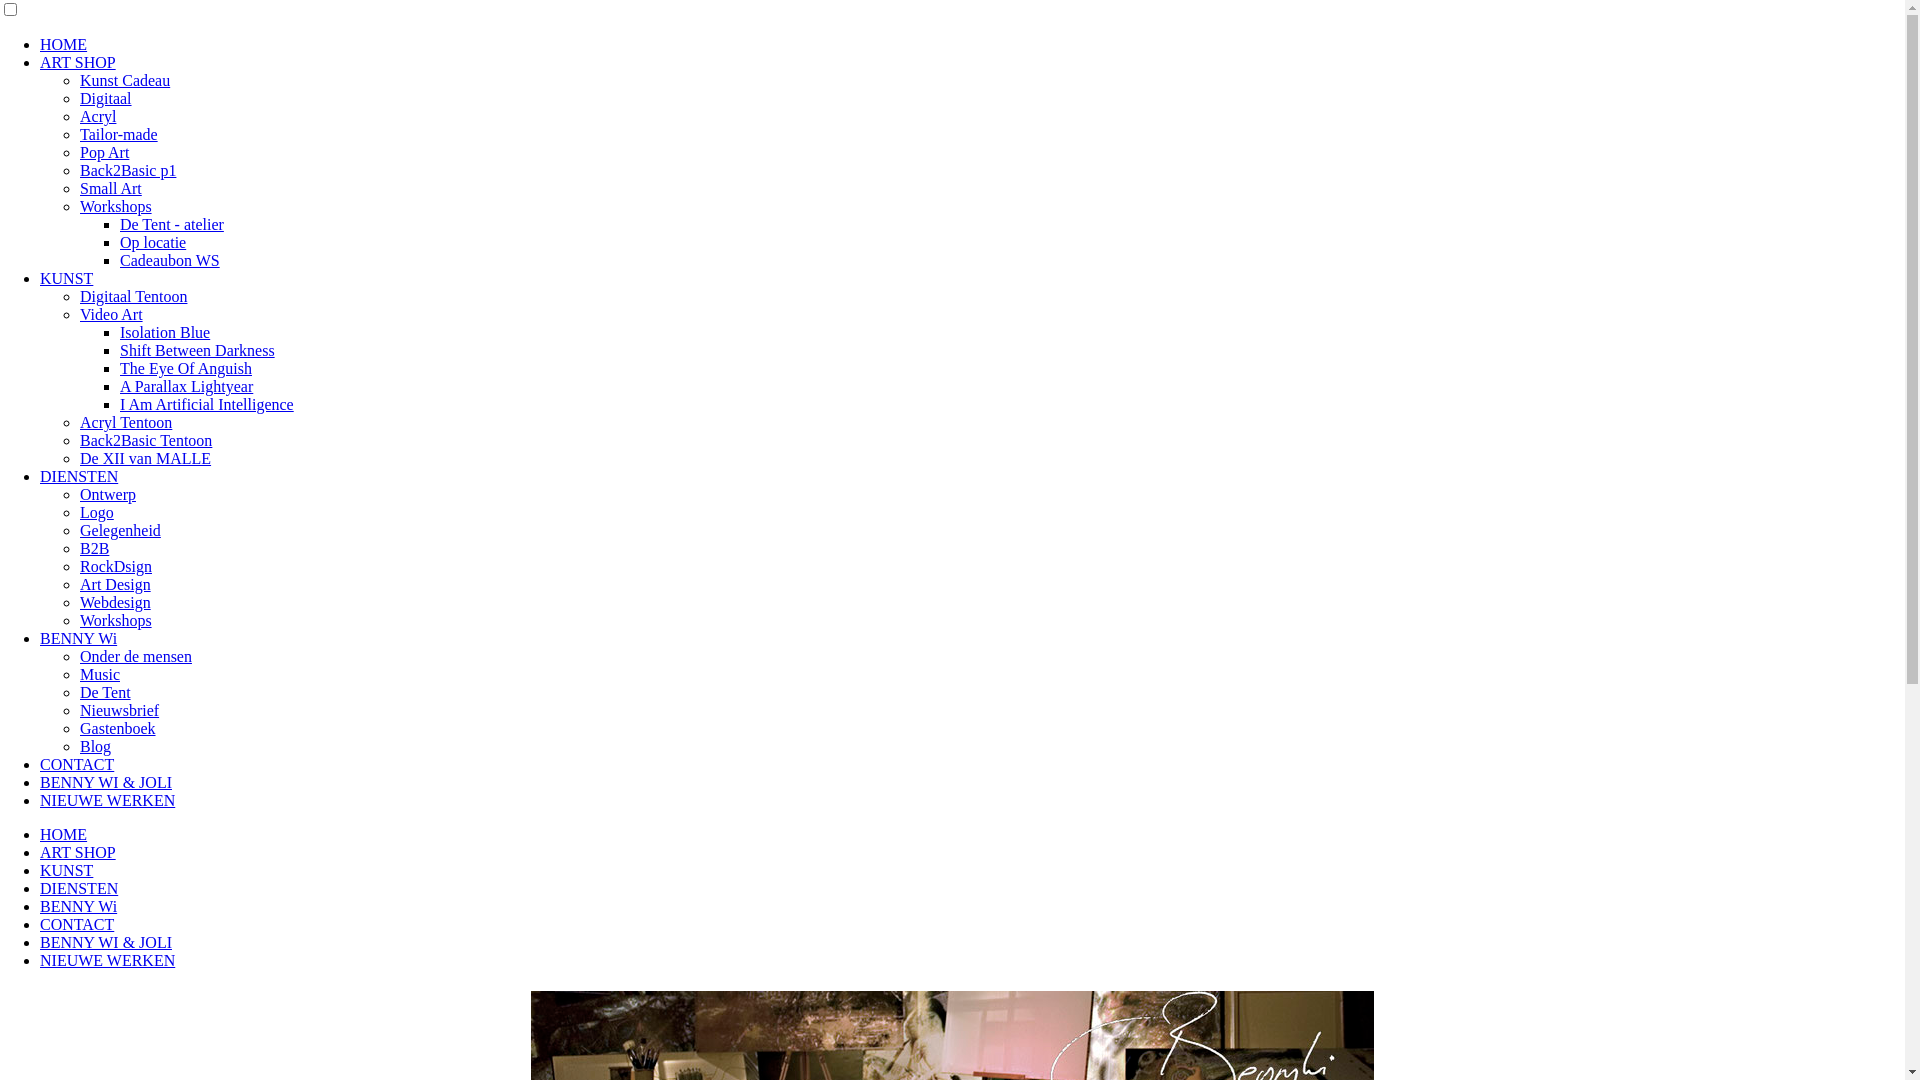  I want to click on 'Webdesign', so click(114, 601).